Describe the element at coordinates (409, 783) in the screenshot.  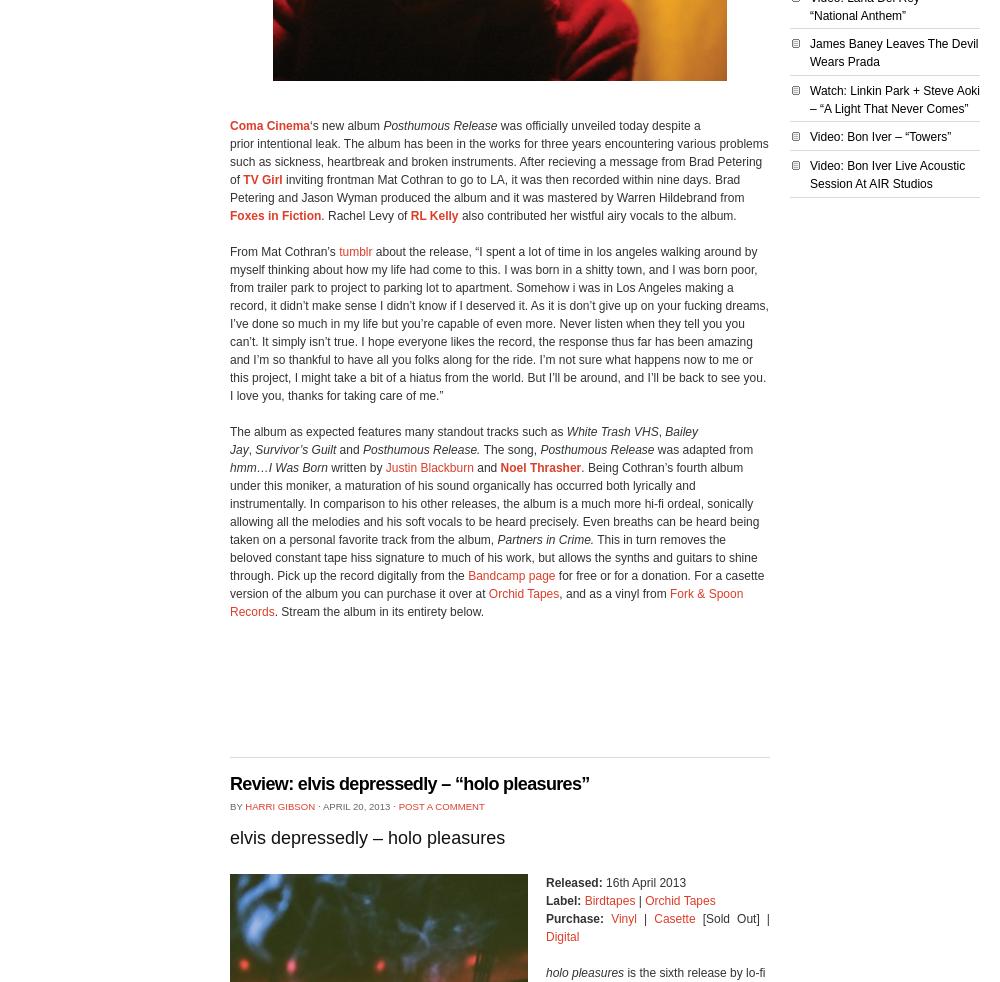
I see `'Review: elvis depressedly – “holo pleasures”'` at that location.